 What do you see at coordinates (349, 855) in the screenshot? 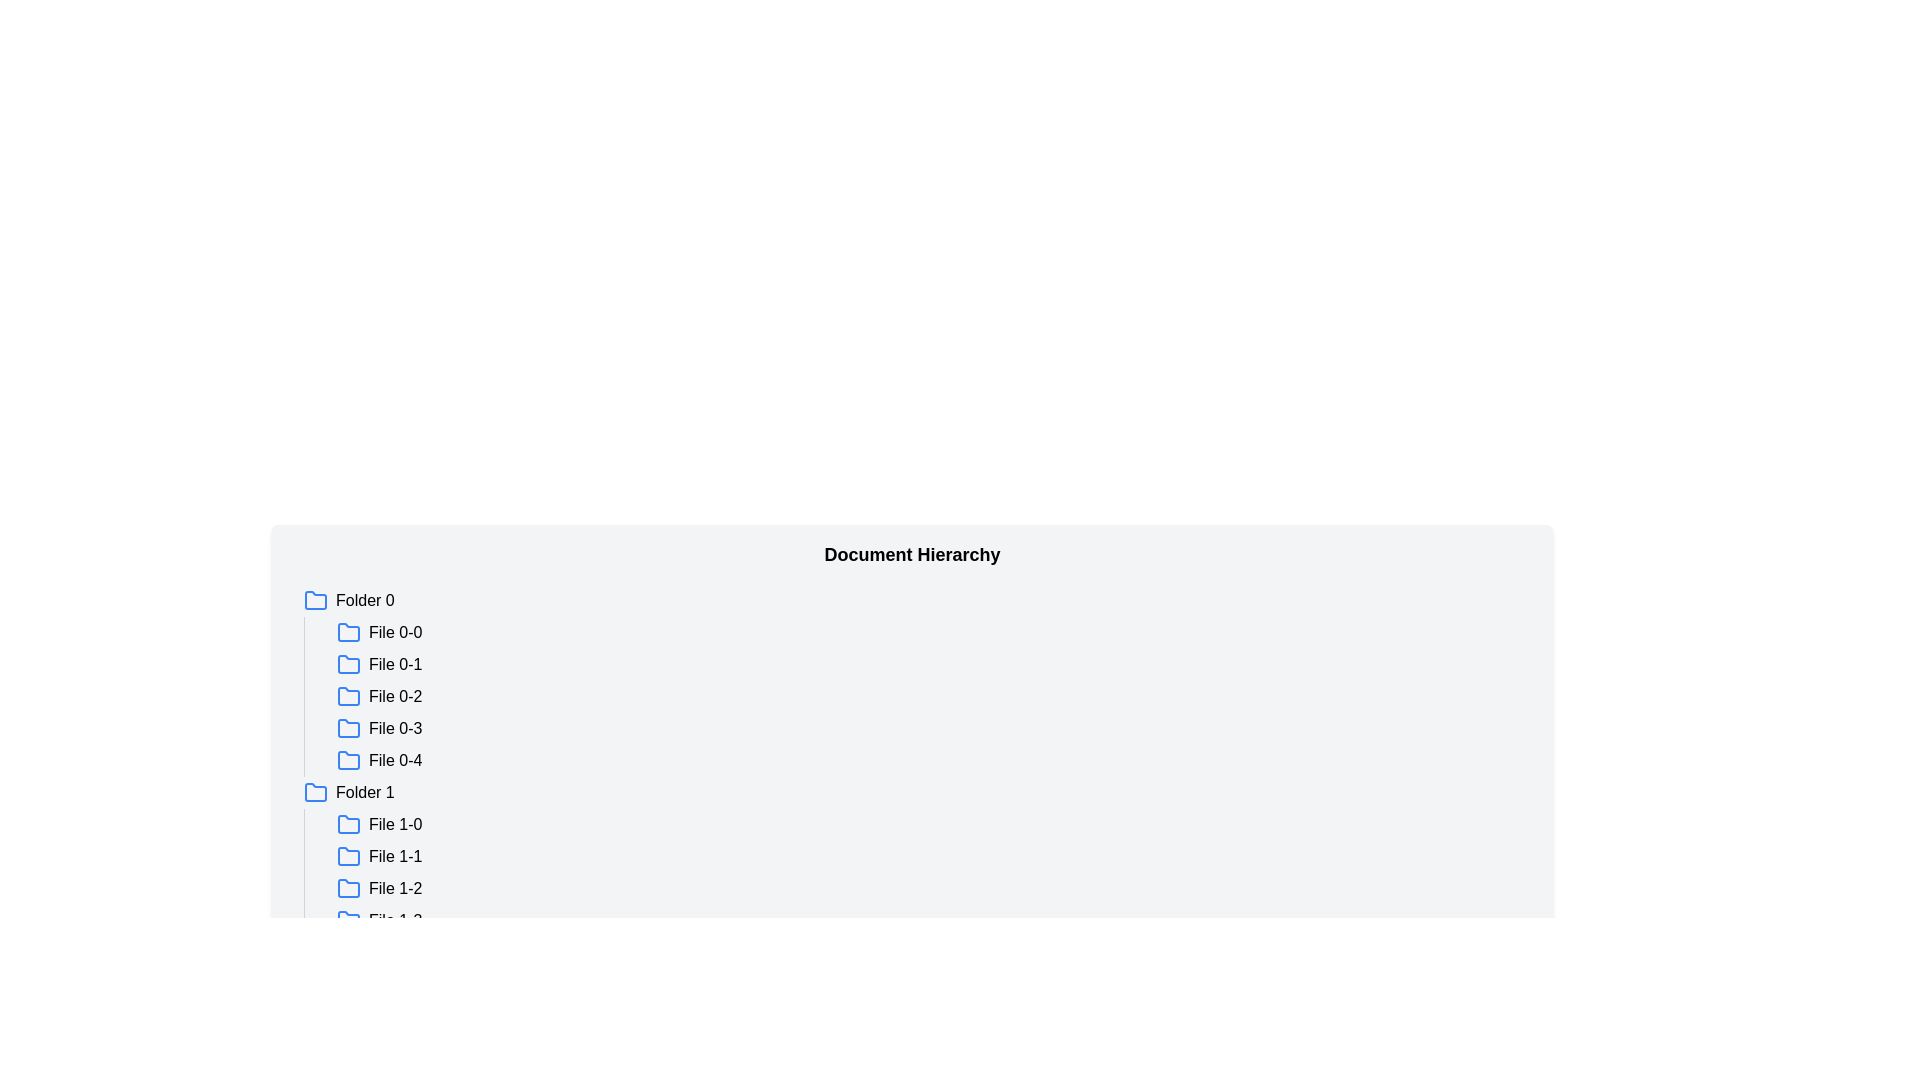
I see `the folder icon located next to 'File 1-1' in the 'Folder 1' section` at bounding box center [349, 855].